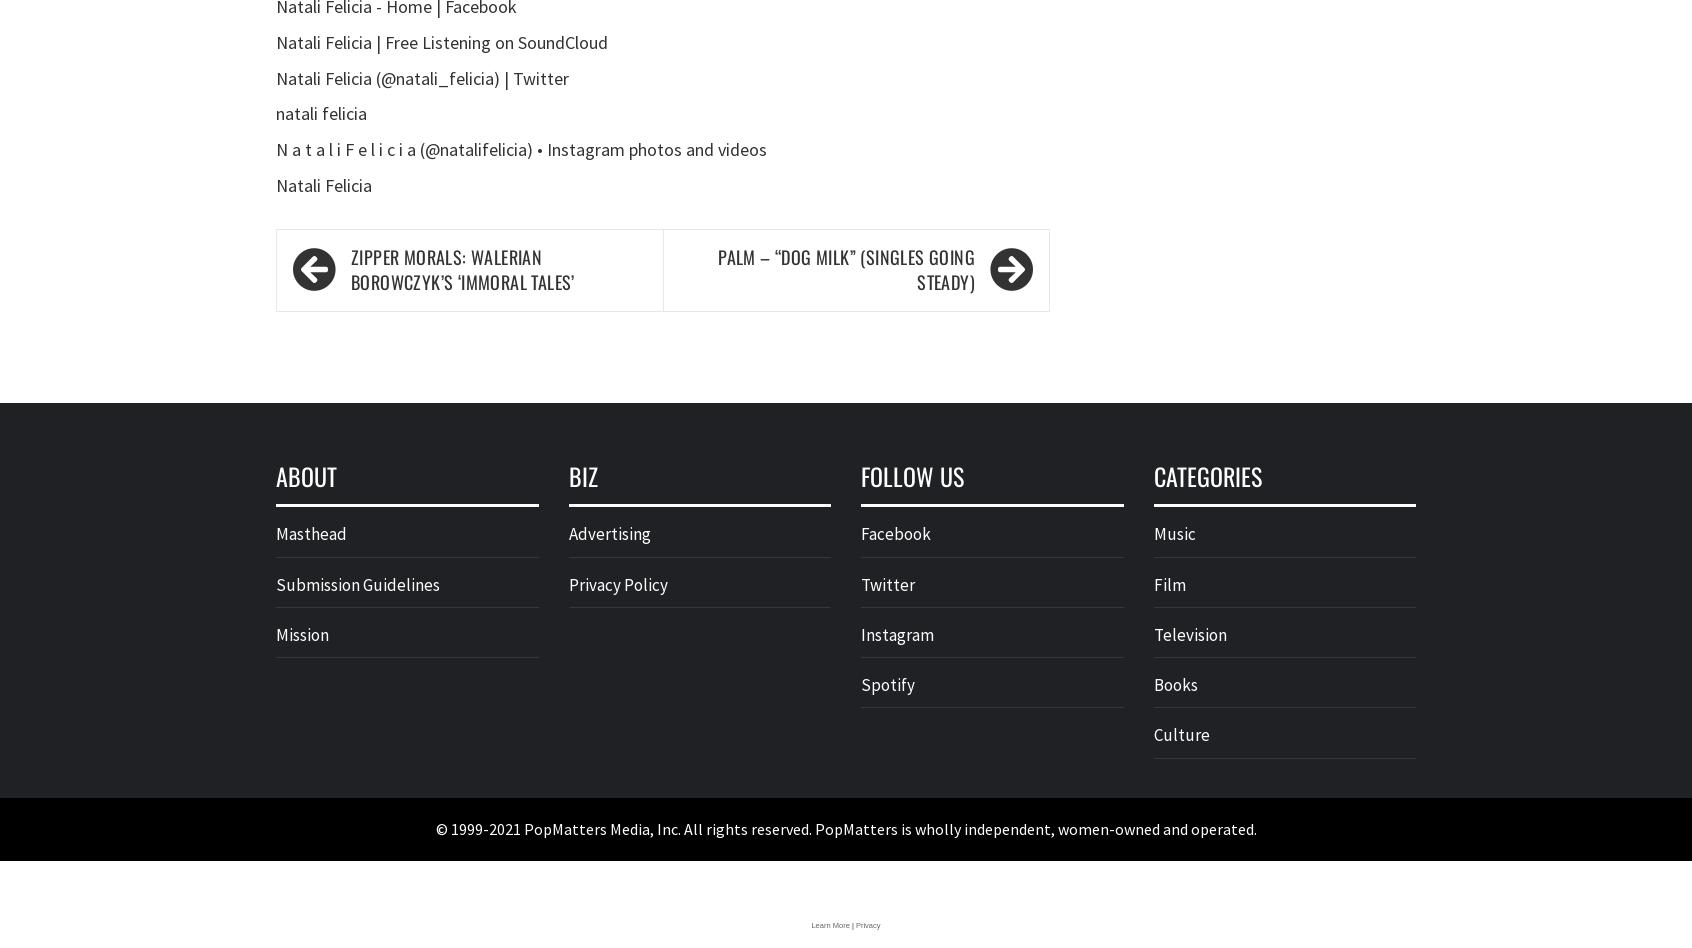 This screenshot has height=948, width=1692. I want to click on 'Learn More', so click(829, 923).